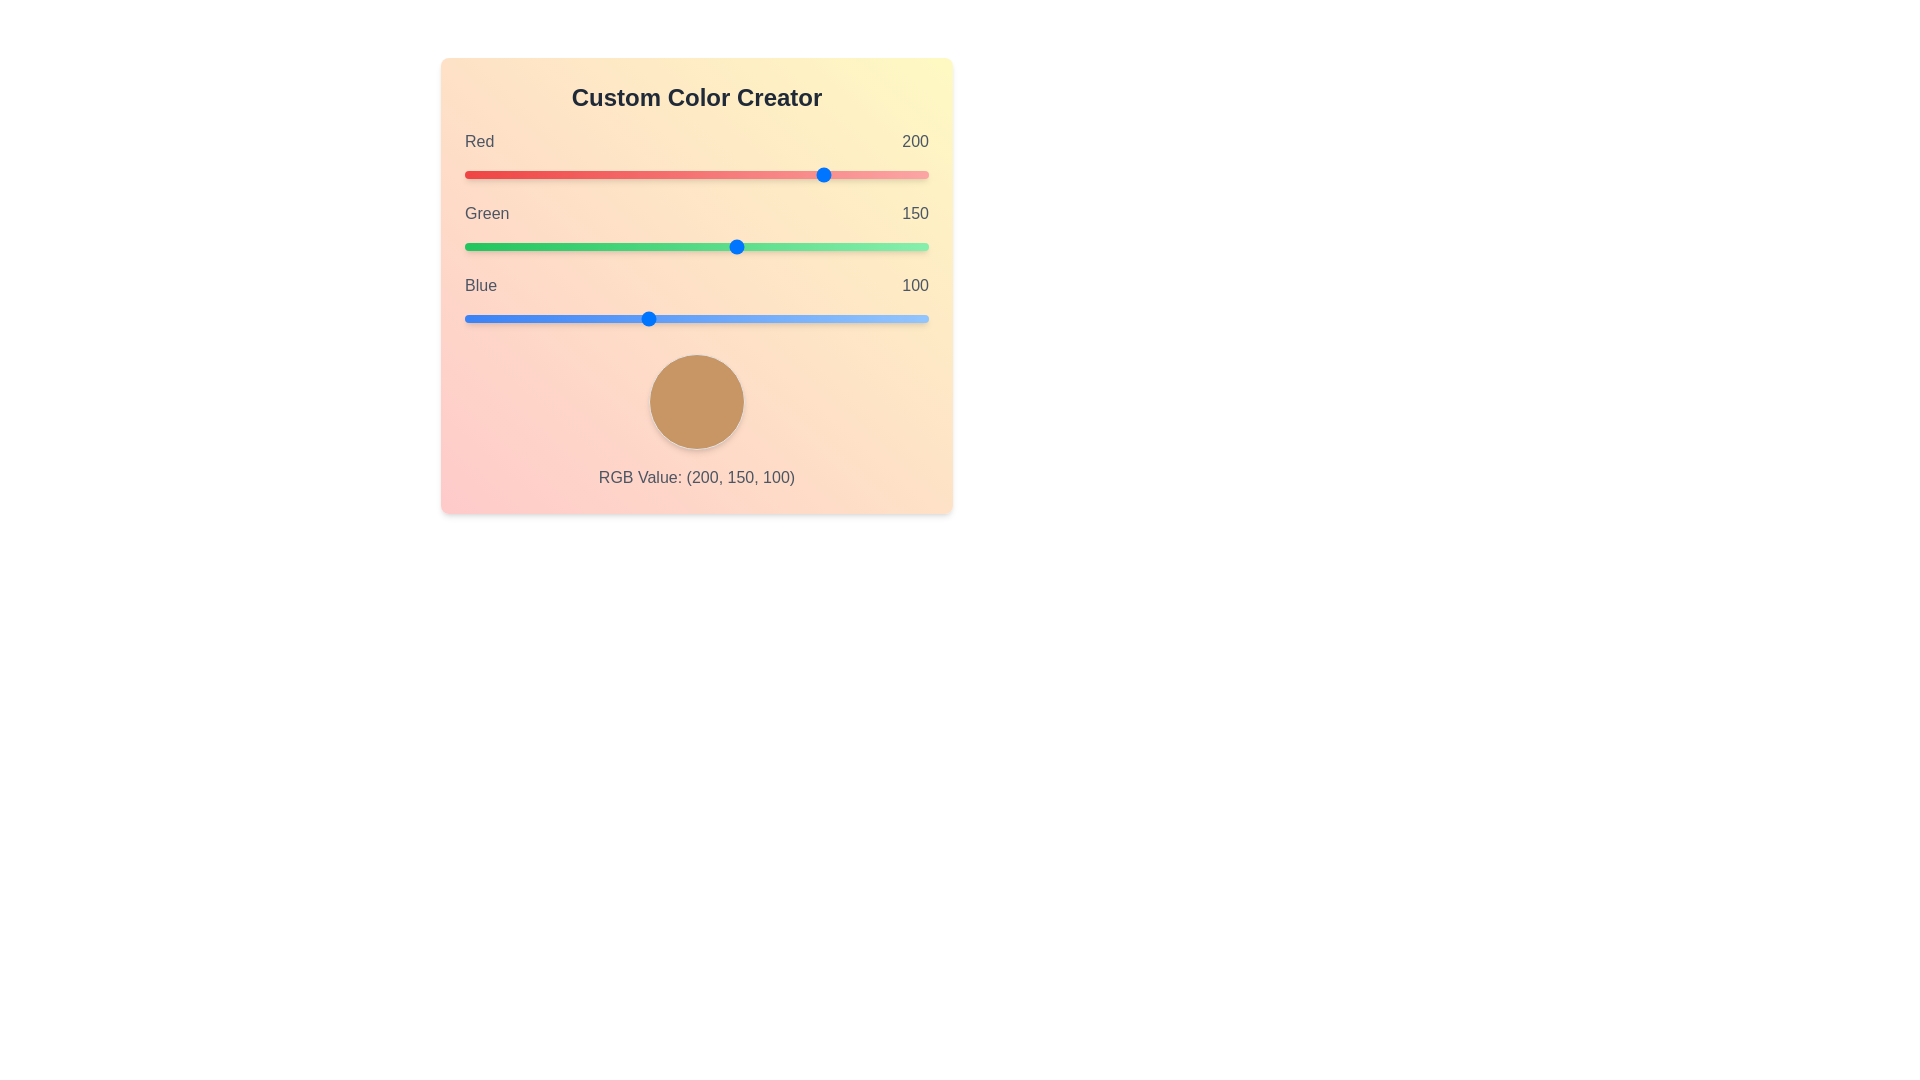  I want to click on the red slider to set the red value to 27, so click(514, 173).